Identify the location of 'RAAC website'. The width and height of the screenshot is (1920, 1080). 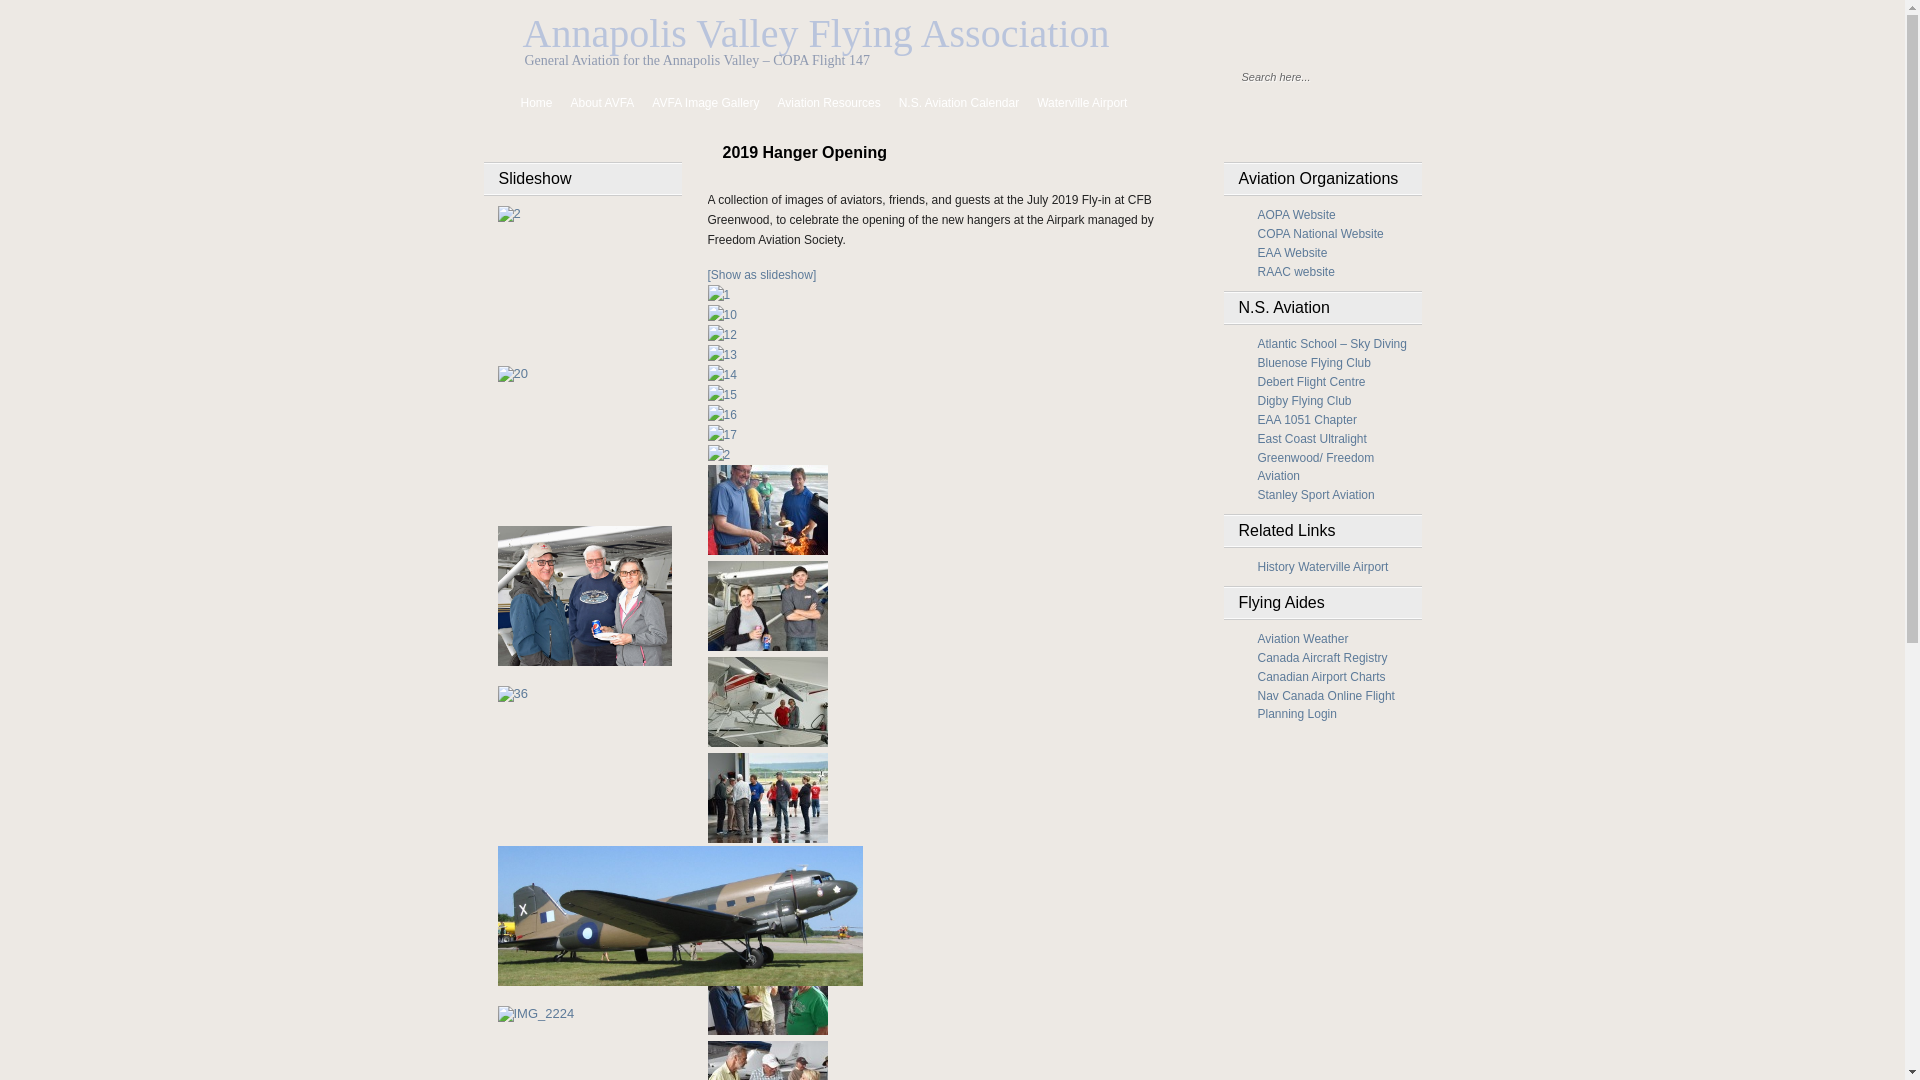
(1296, 272).